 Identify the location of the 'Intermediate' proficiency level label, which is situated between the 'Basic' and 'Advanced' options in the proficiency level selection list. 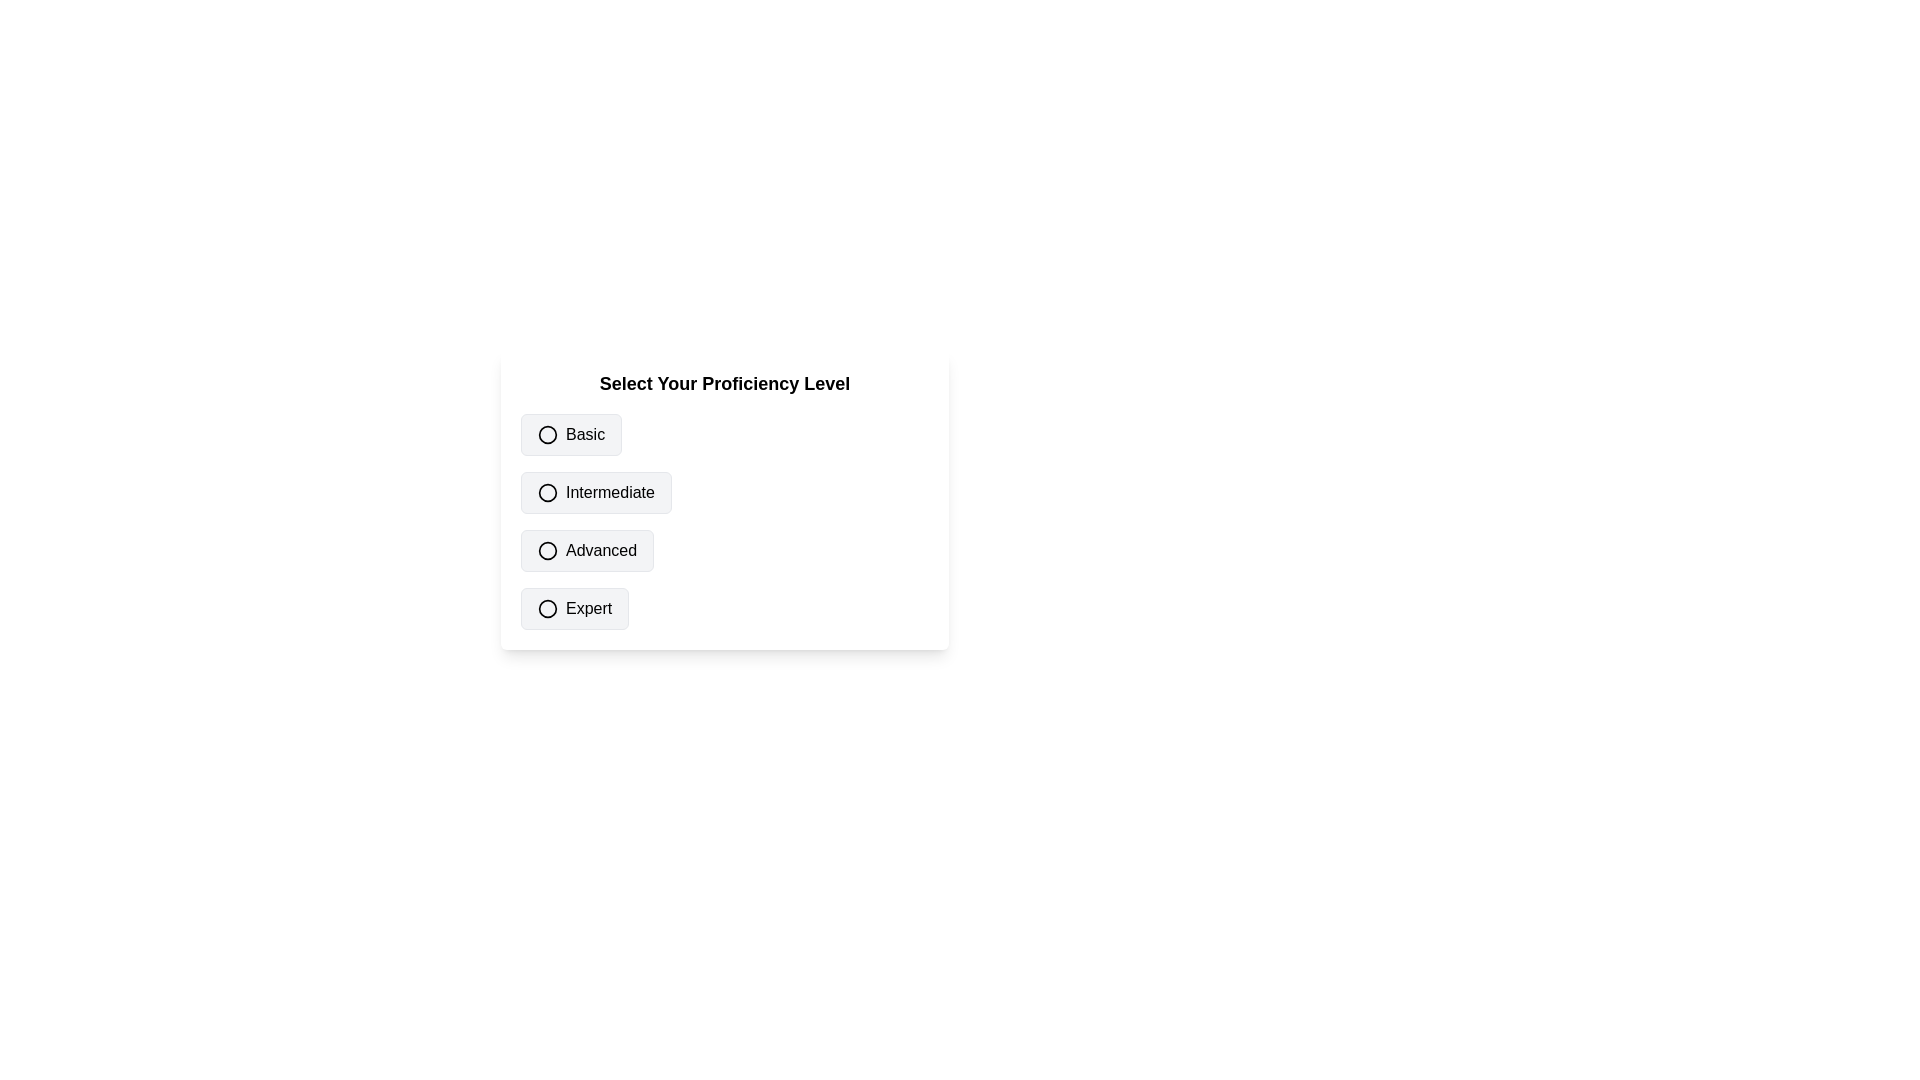
(609, 493).